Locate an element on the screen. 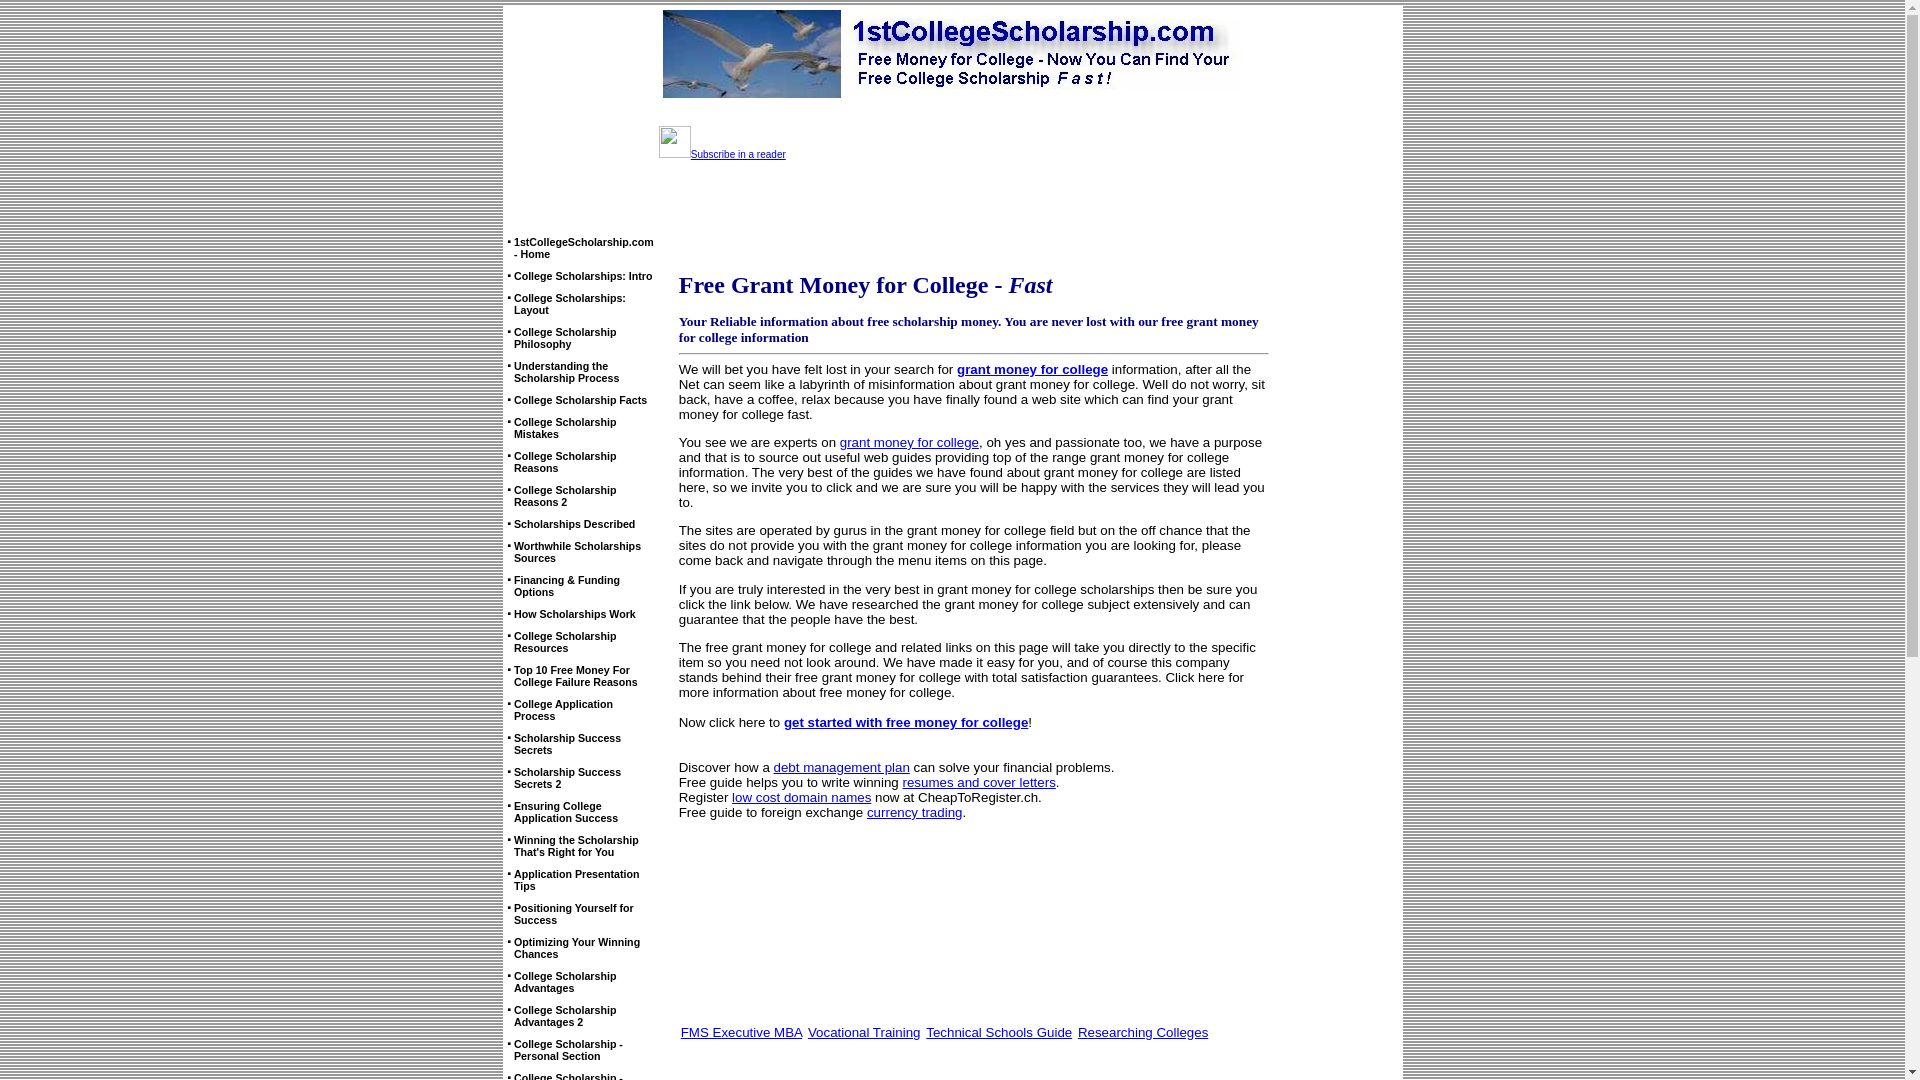 Image resolution: width=1920 pixels, height=1080 pixels. 'Application Presentation Tips' is located at coordinates (575, 878).